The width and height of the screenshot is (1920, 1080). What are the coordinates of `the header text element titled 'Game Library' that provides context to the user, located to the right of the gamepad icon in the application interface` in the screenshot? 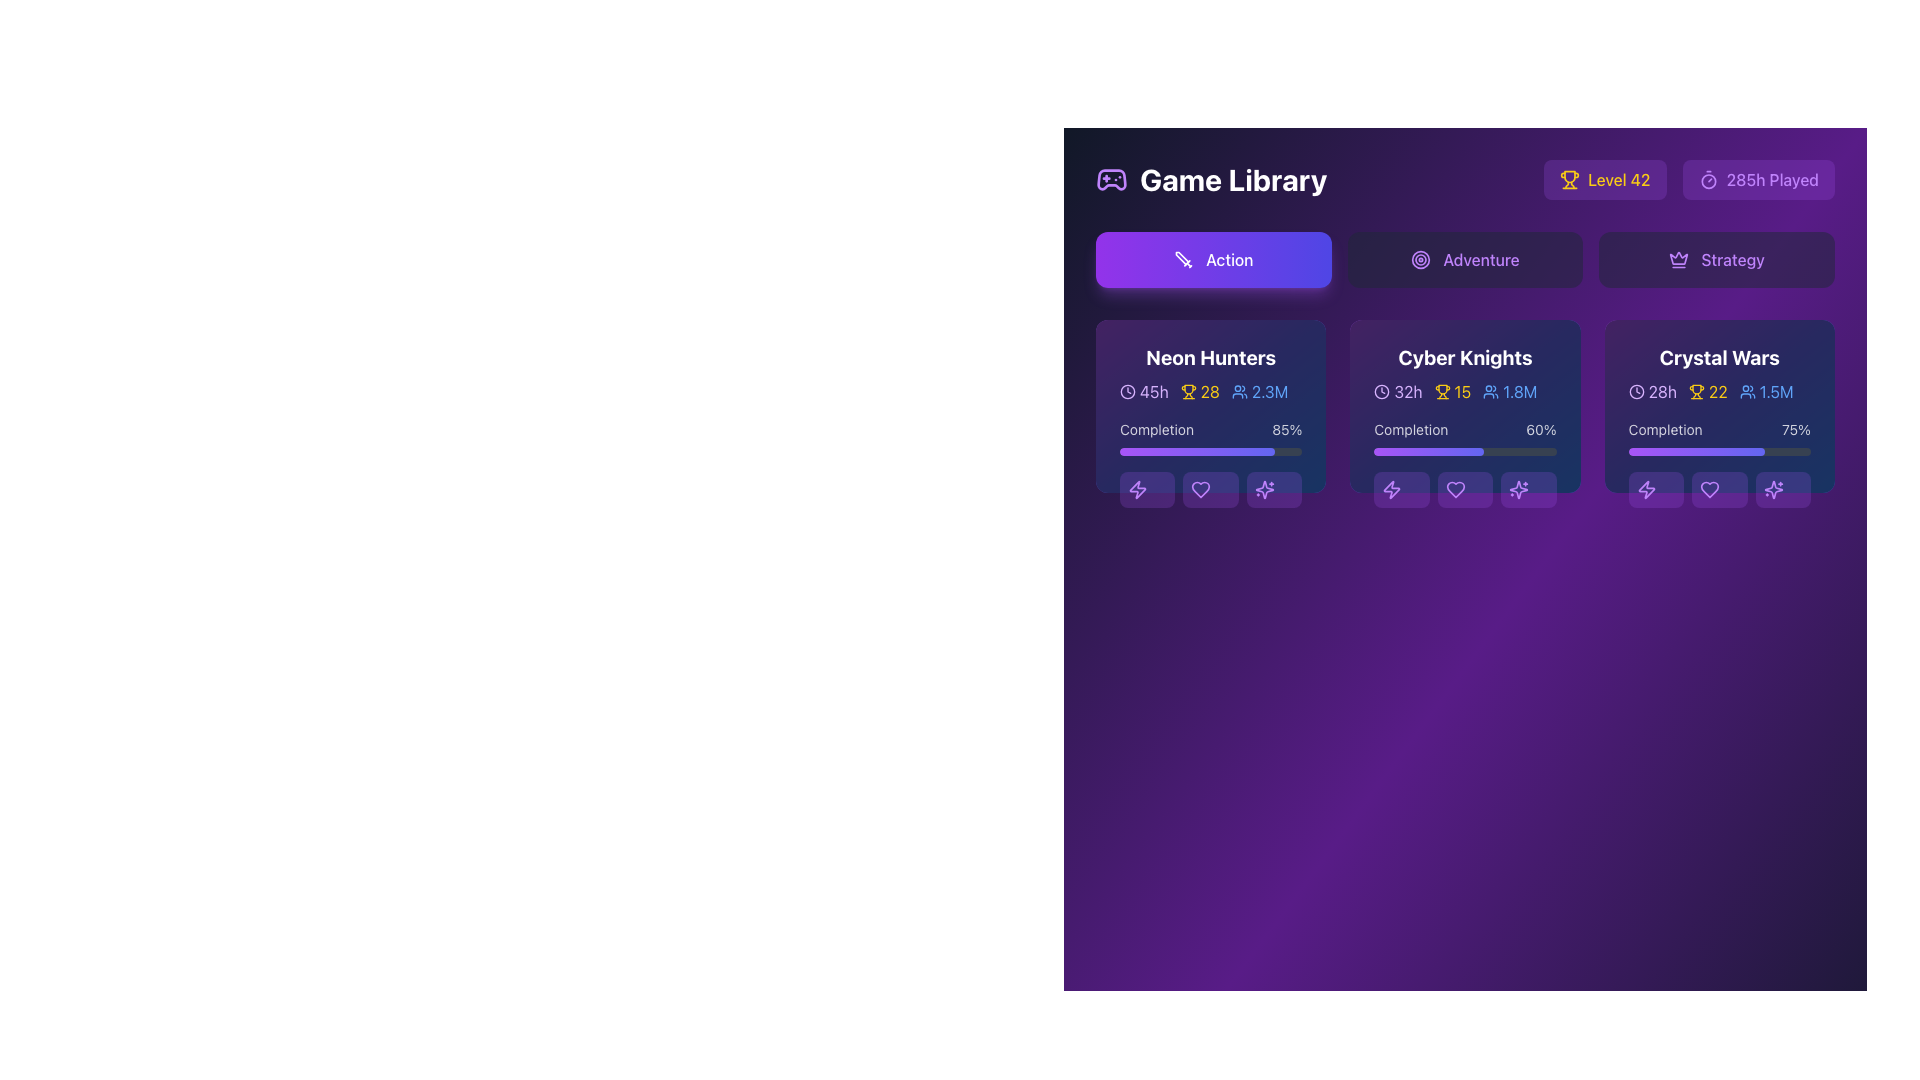 It's located at (1232, 180).